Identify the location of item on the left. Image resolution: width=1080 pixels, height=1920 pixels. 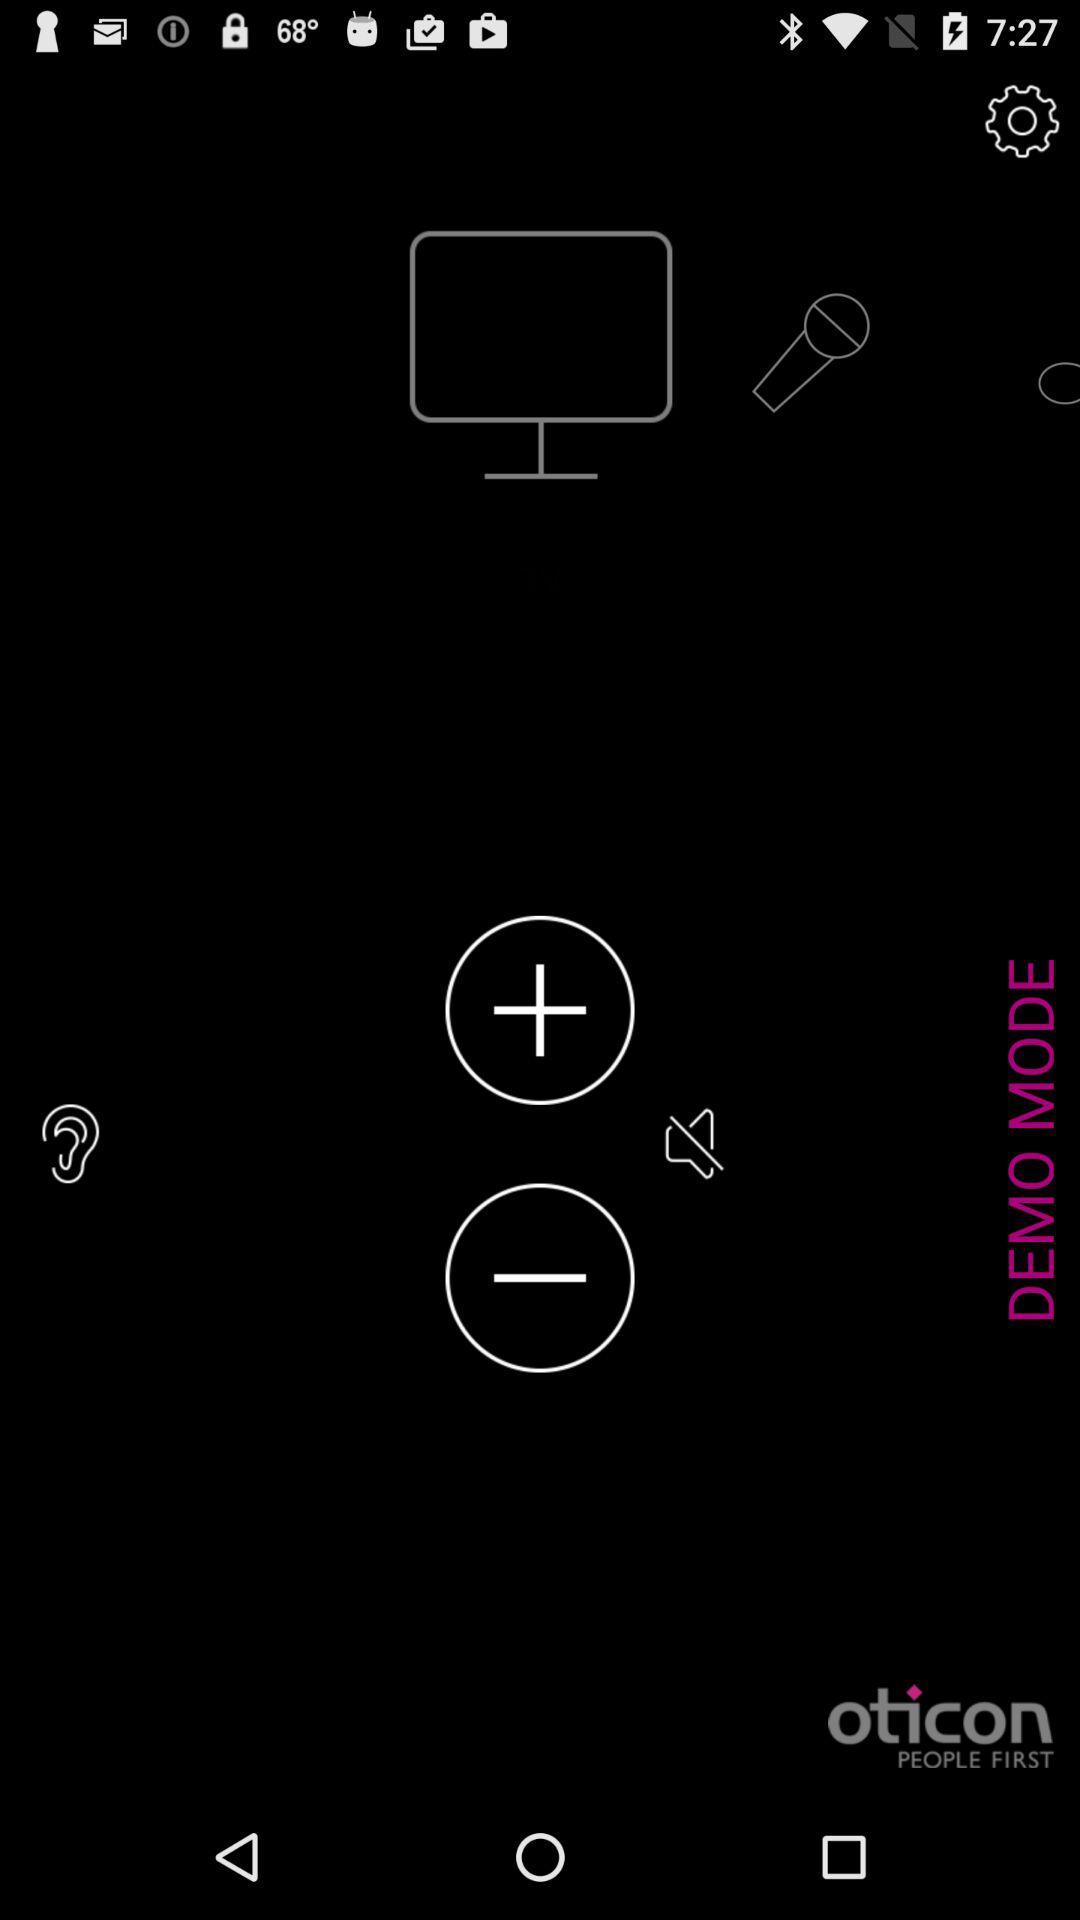
(70, 1143).